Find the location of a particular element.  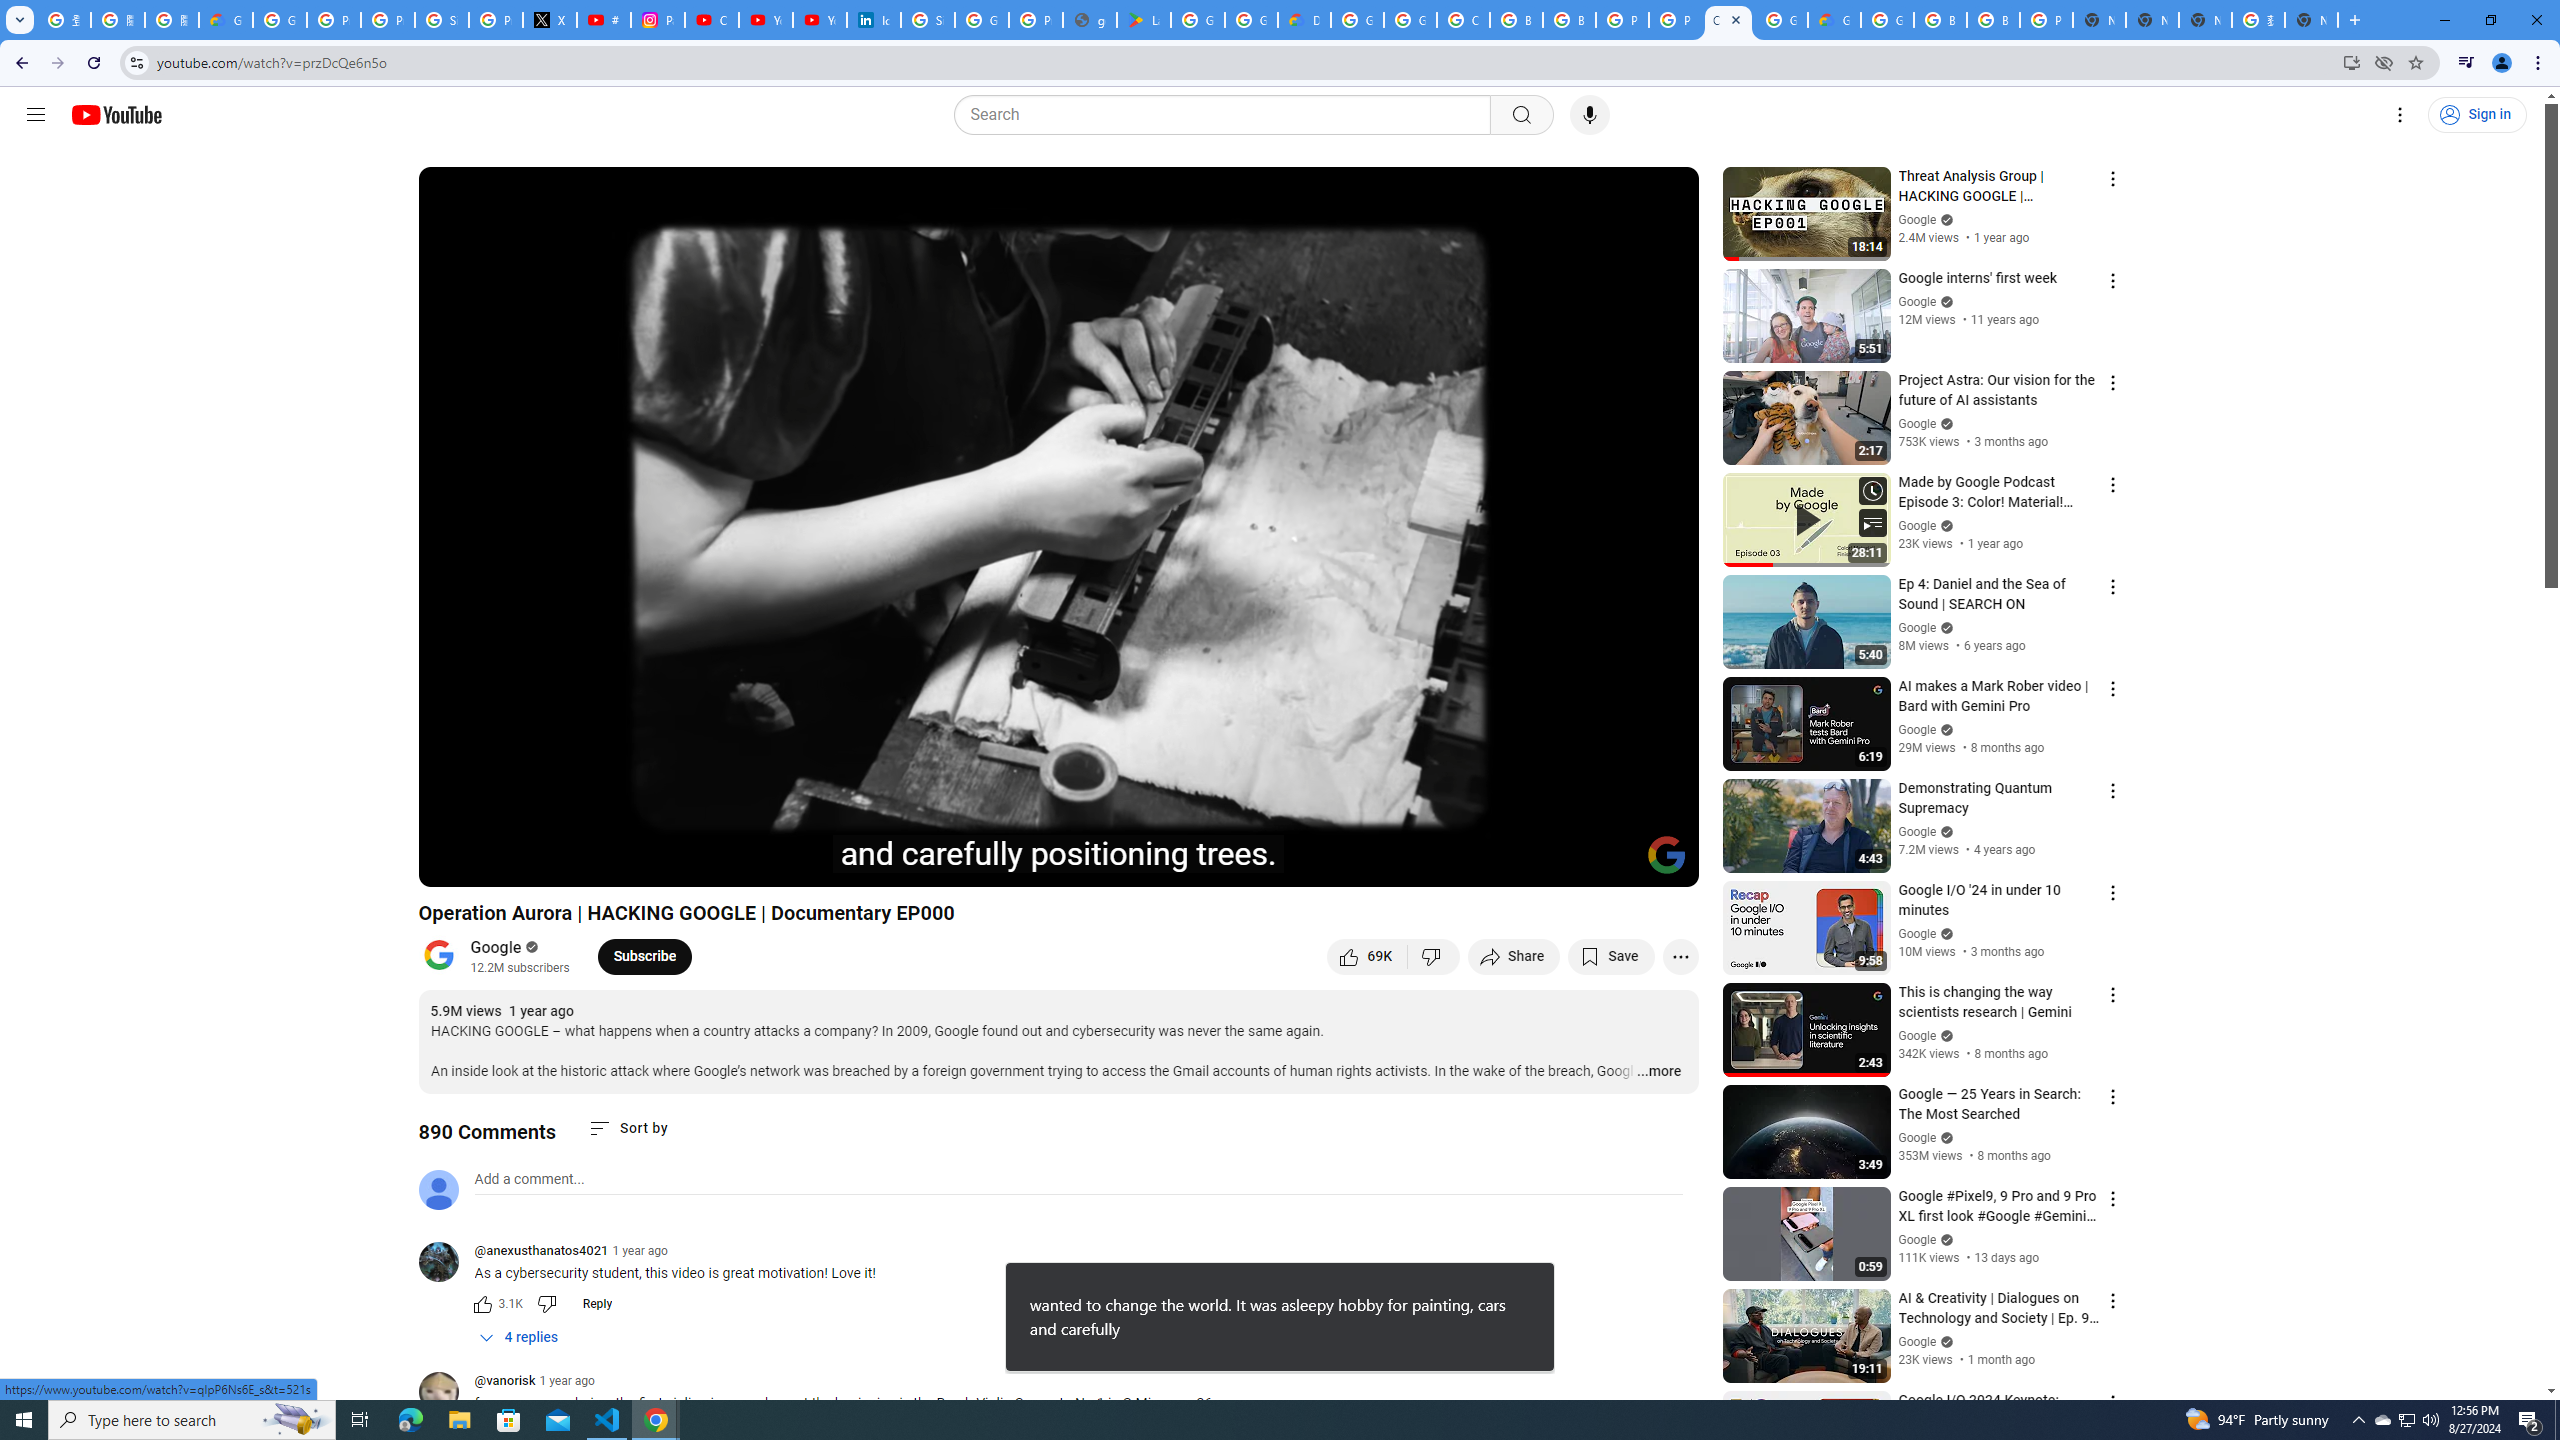

'Sort comments' is located at coordinates (627, 1127).